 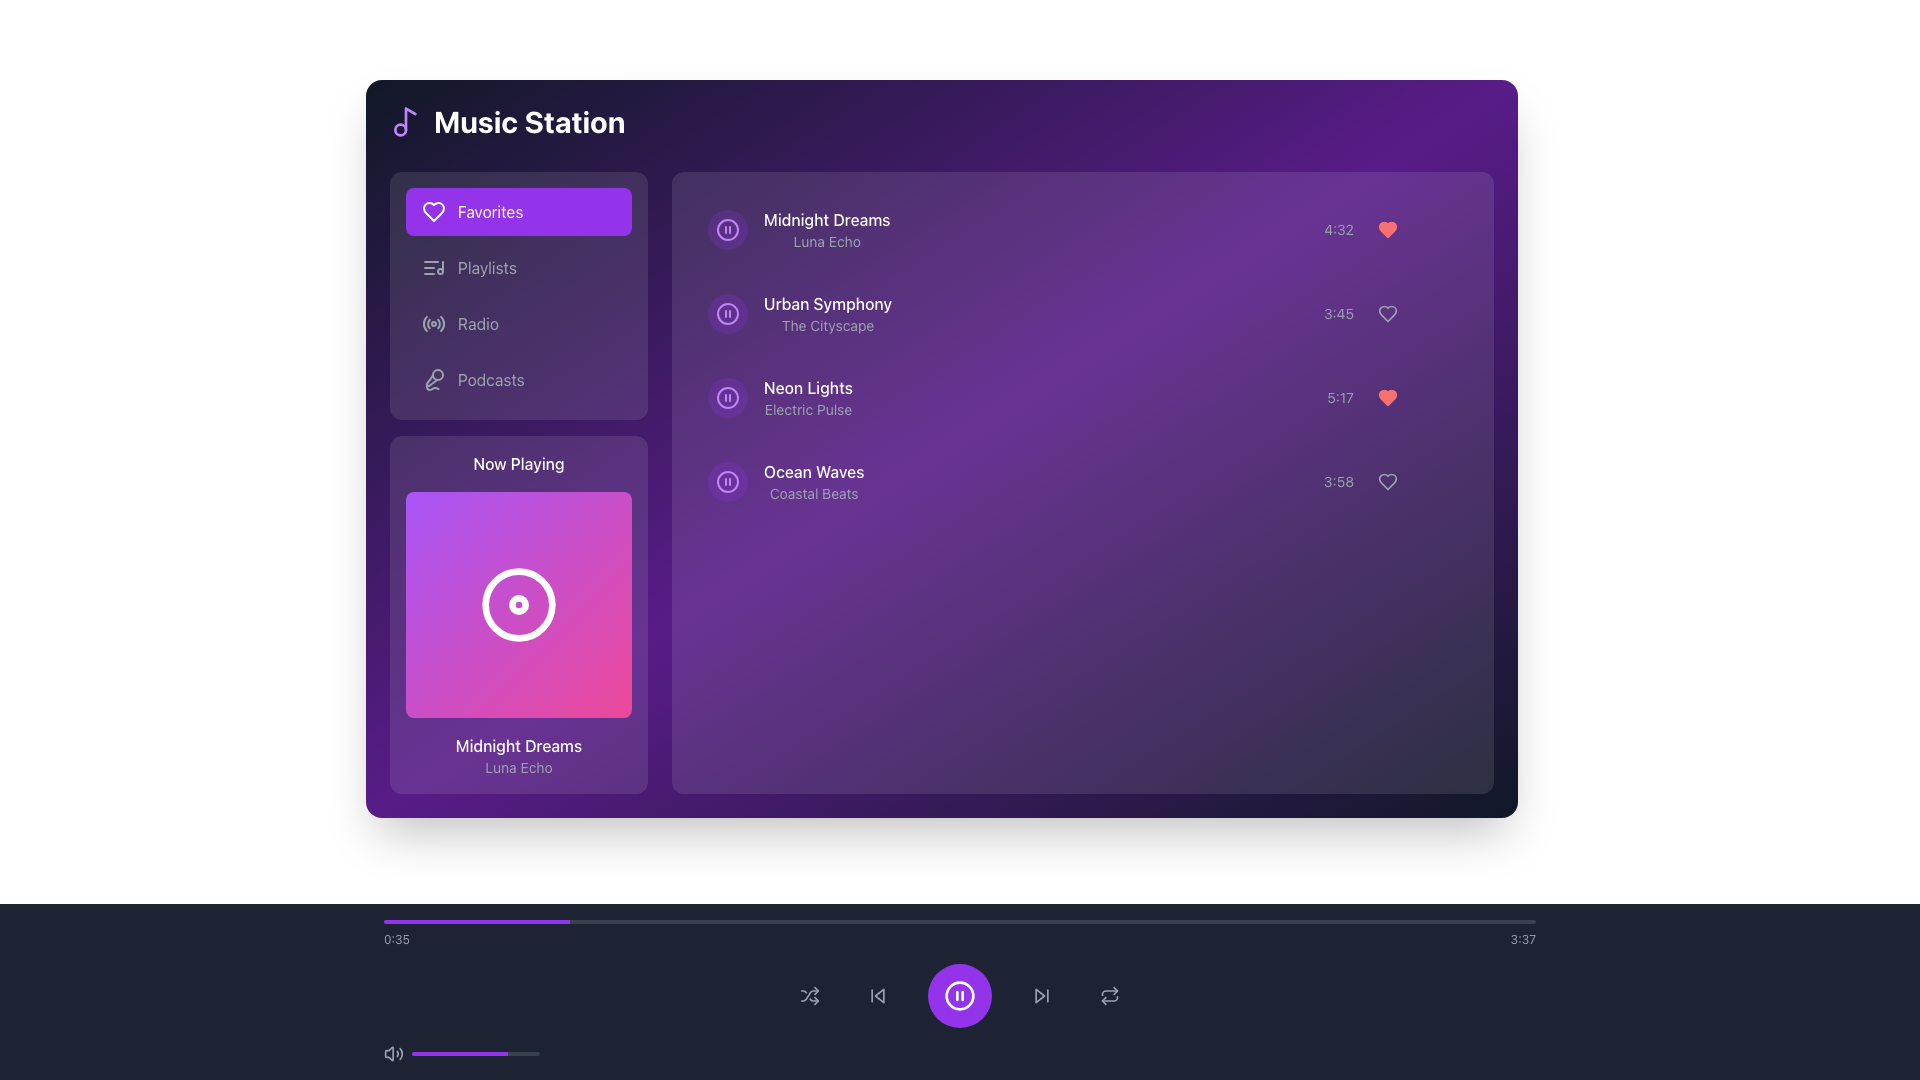 What do you see at coordinates (1386, 482) in the screenshot?
I see `the heart icon located on the far right side of the fourth list item in the music playlist` at bounding box center [1386, 482].